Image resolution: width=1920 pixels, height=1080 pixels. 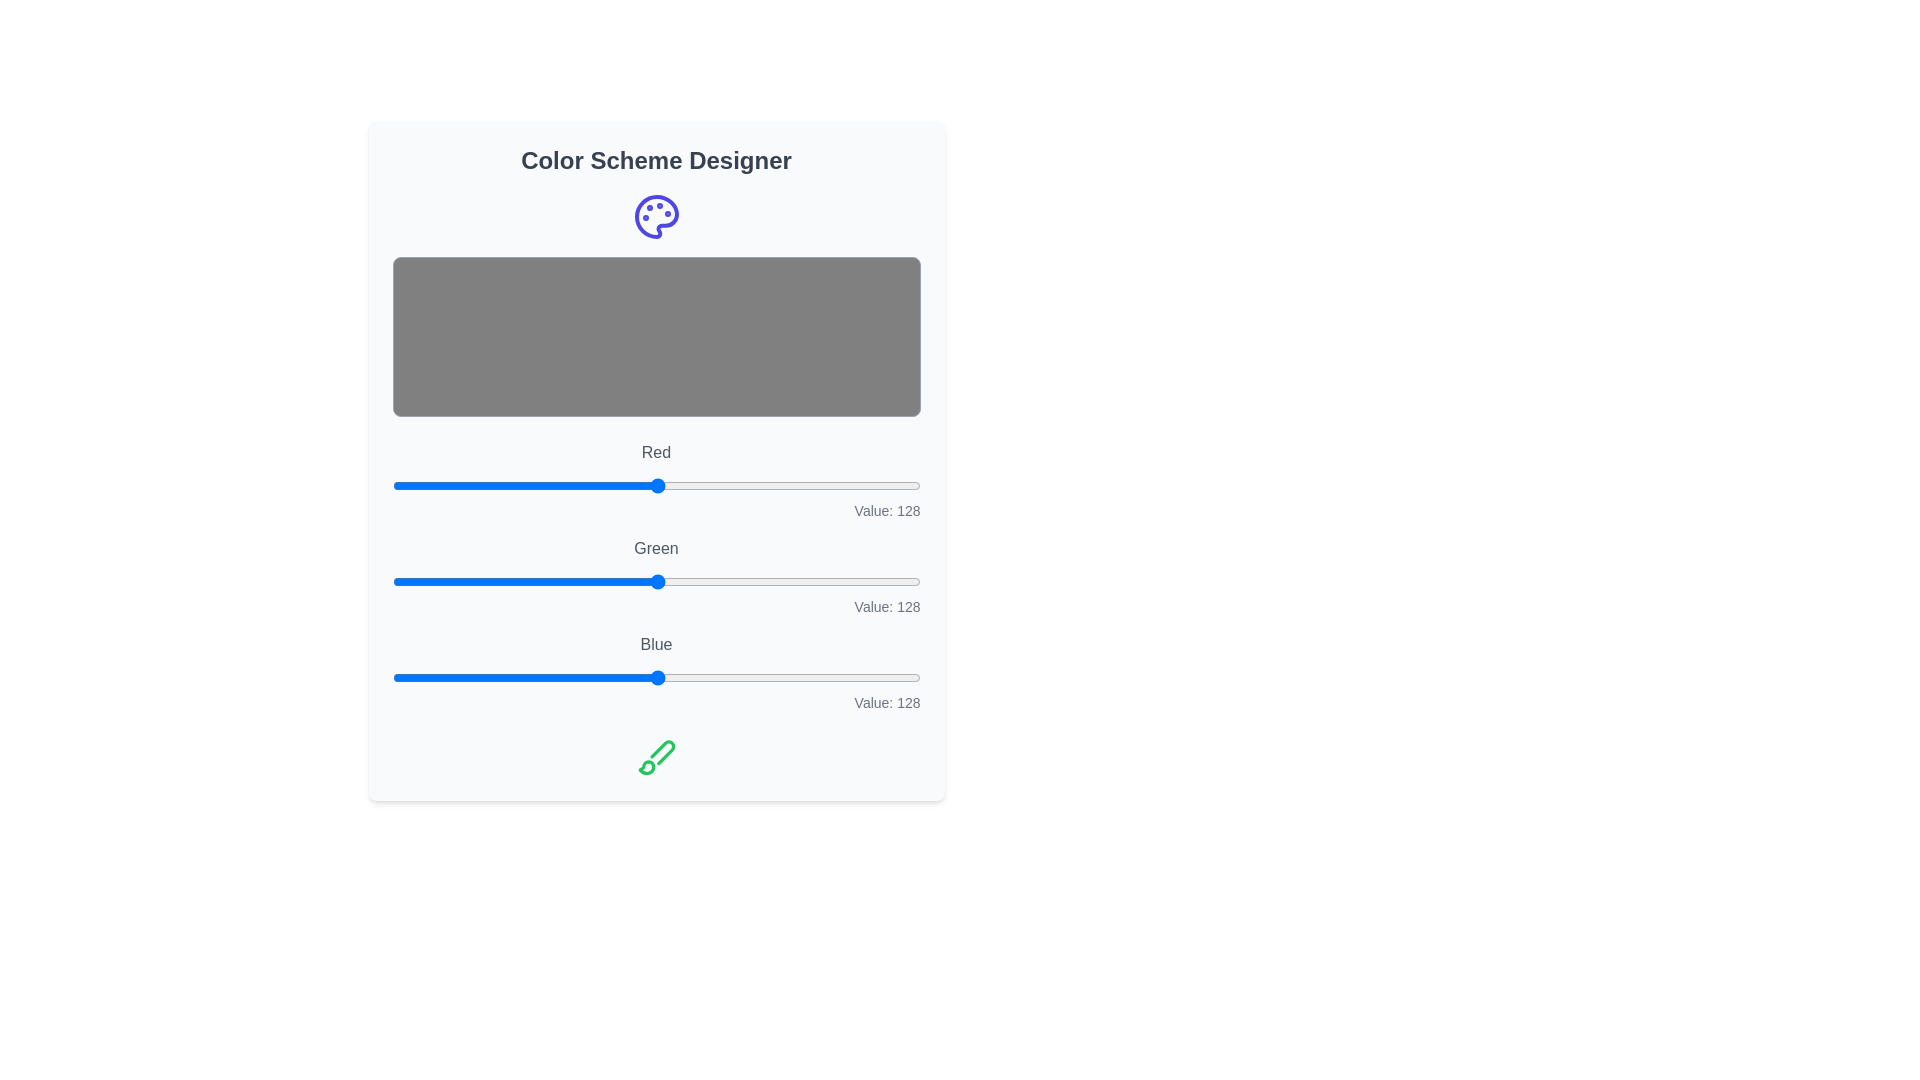 What do you see at coordinates (656, 605) in the screenshot?
I see `the text display that shows 'Value: 128', which is aligned to the right and located below the 'Green' slider in the color adjustment interface` at bounding box center [656, 605].